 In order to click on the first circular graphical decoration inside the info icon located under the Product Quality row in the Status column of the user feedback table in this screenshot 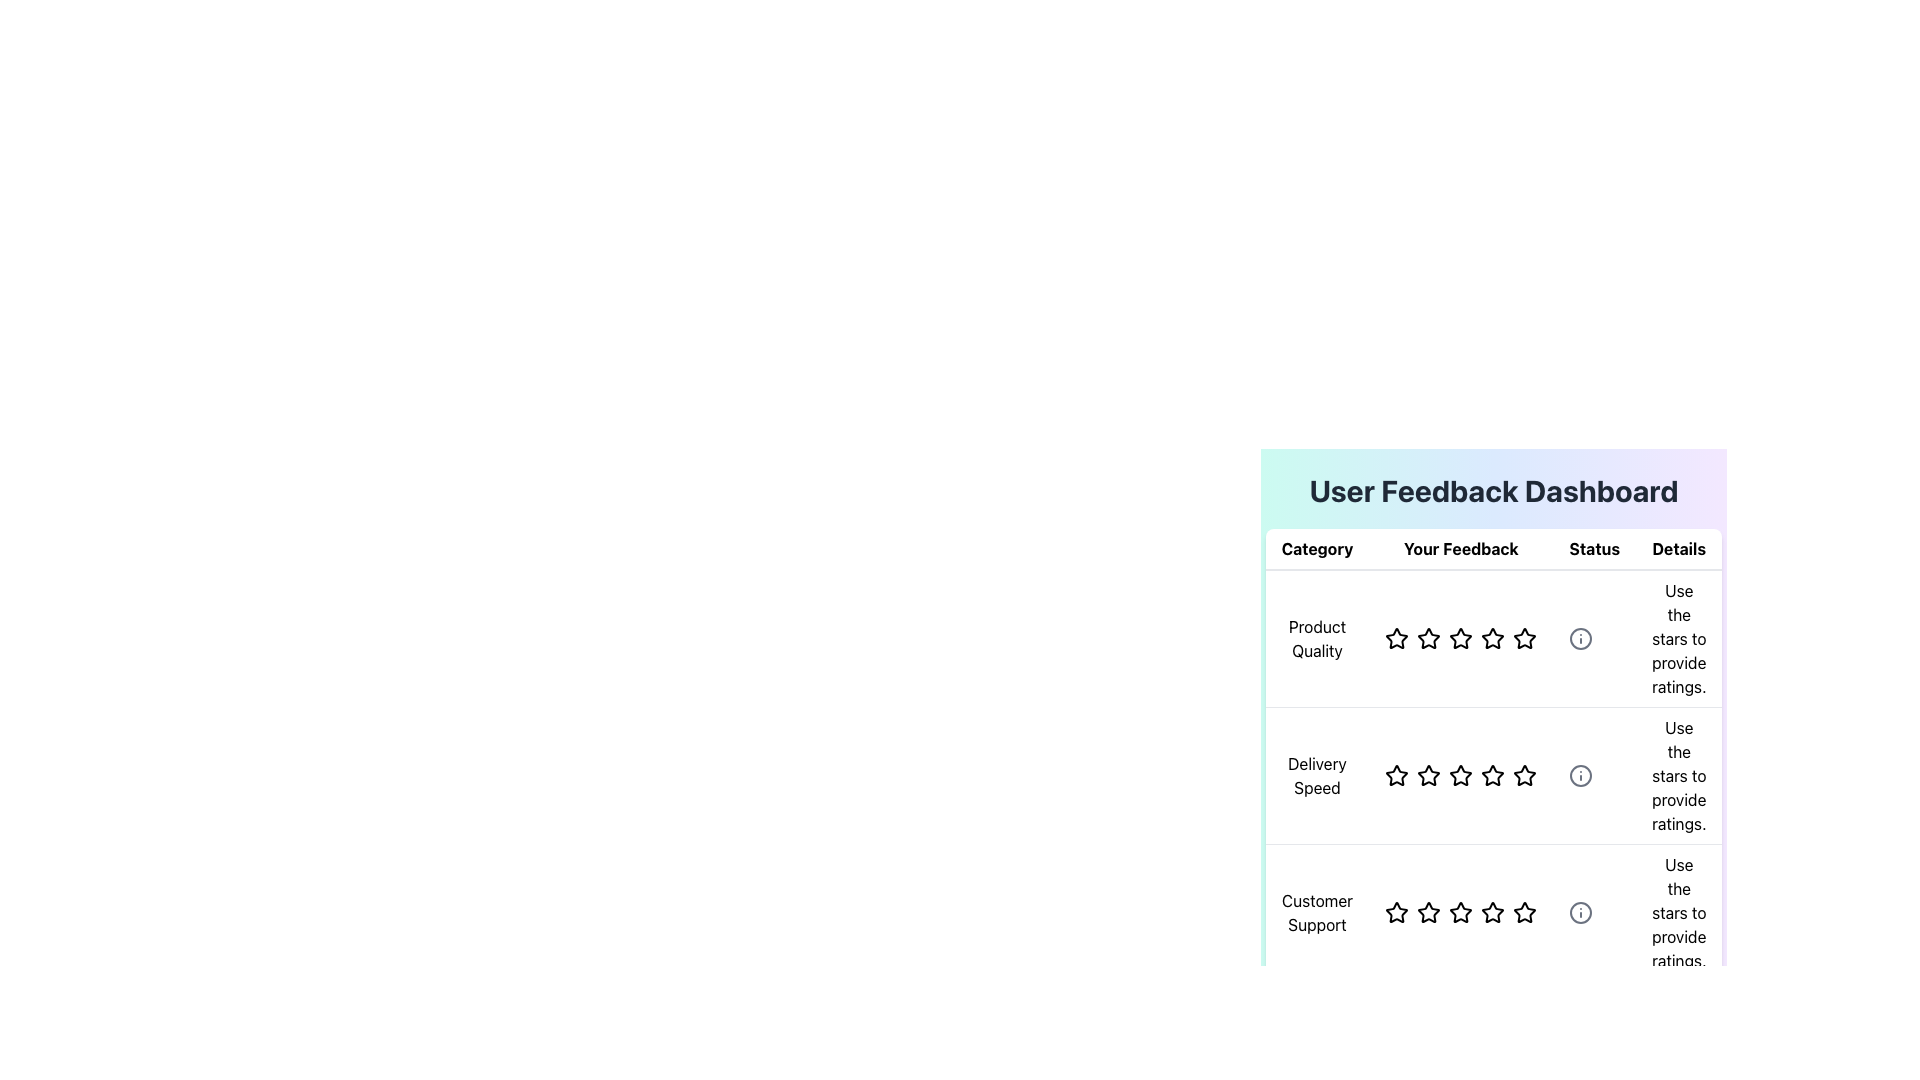, I will do `click(1579, 639)`.